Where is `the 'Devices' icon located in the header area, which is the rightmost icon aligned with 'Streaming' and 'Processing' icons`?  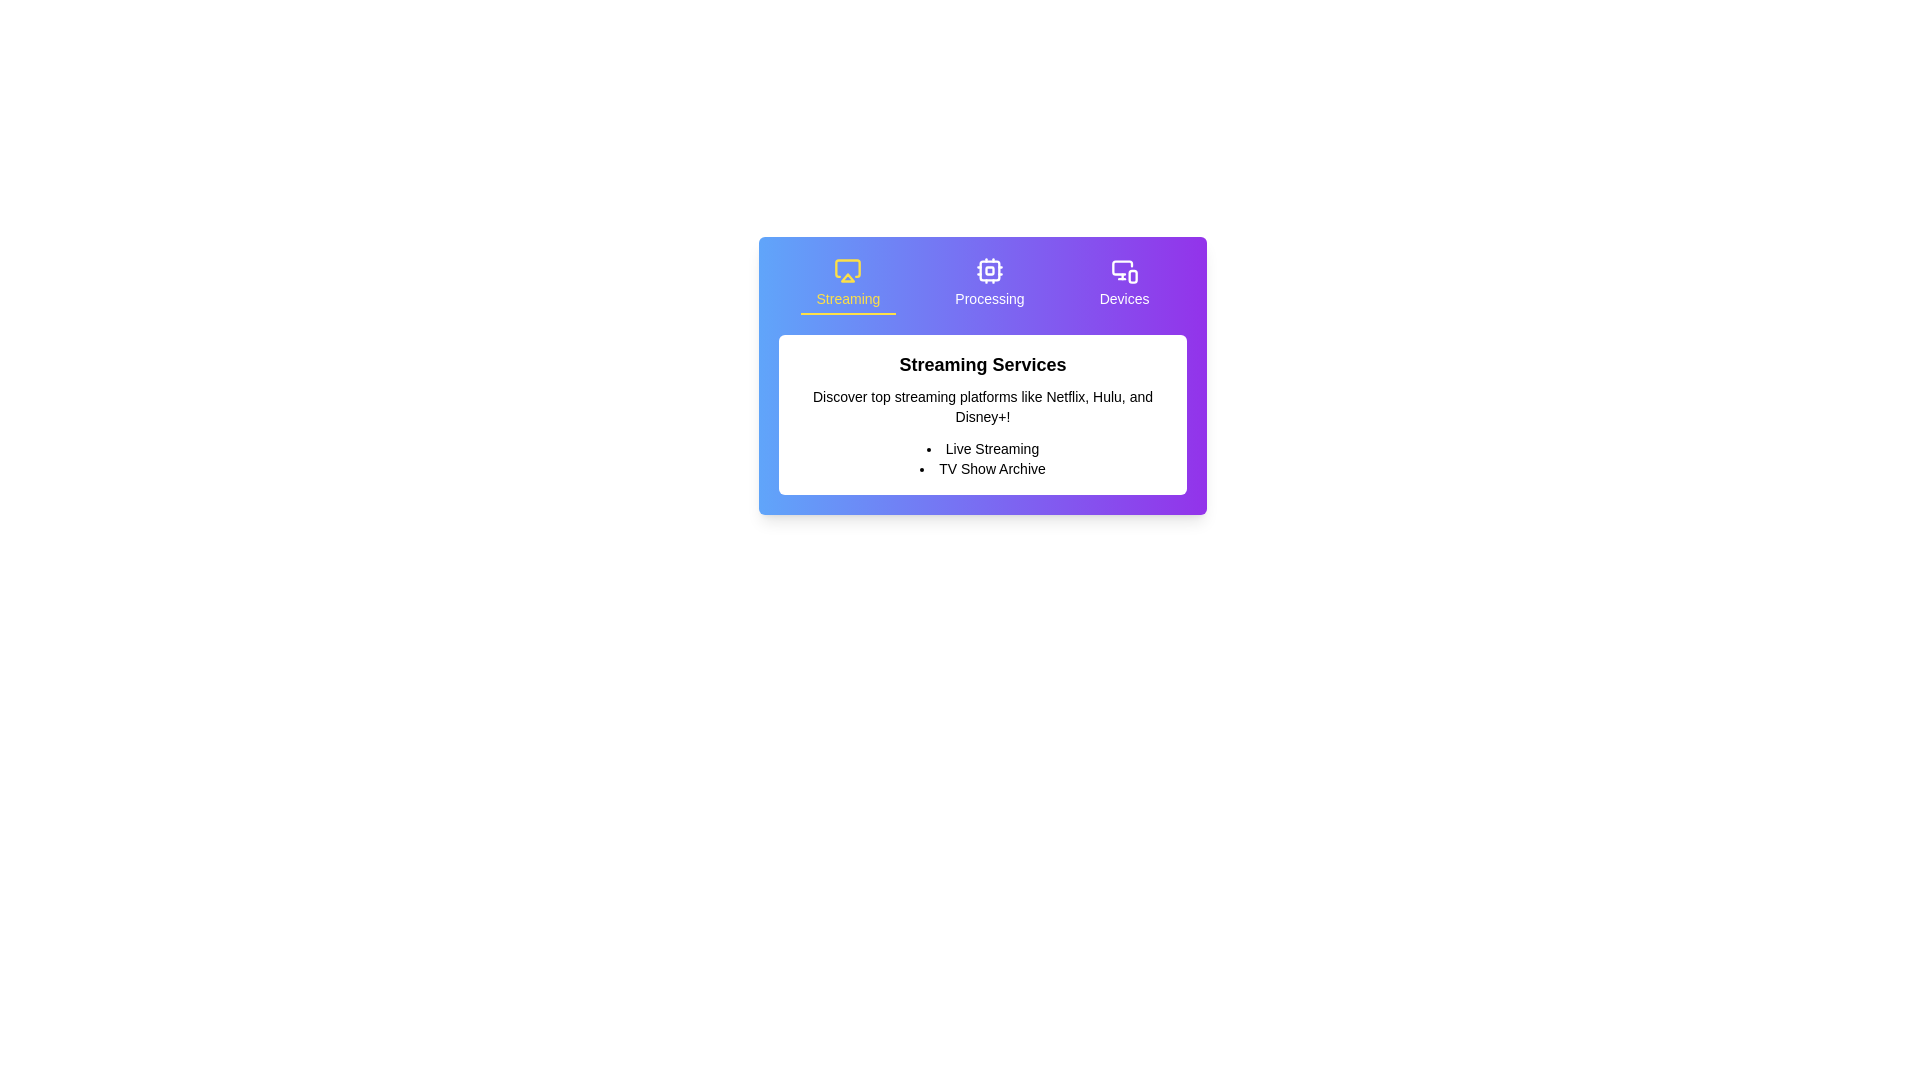
the 'Devices' icon located in the header area, which is the rightmost icon aligned with 'Streaming' and 'Processing' icons is located at coordinates (1124, 270).